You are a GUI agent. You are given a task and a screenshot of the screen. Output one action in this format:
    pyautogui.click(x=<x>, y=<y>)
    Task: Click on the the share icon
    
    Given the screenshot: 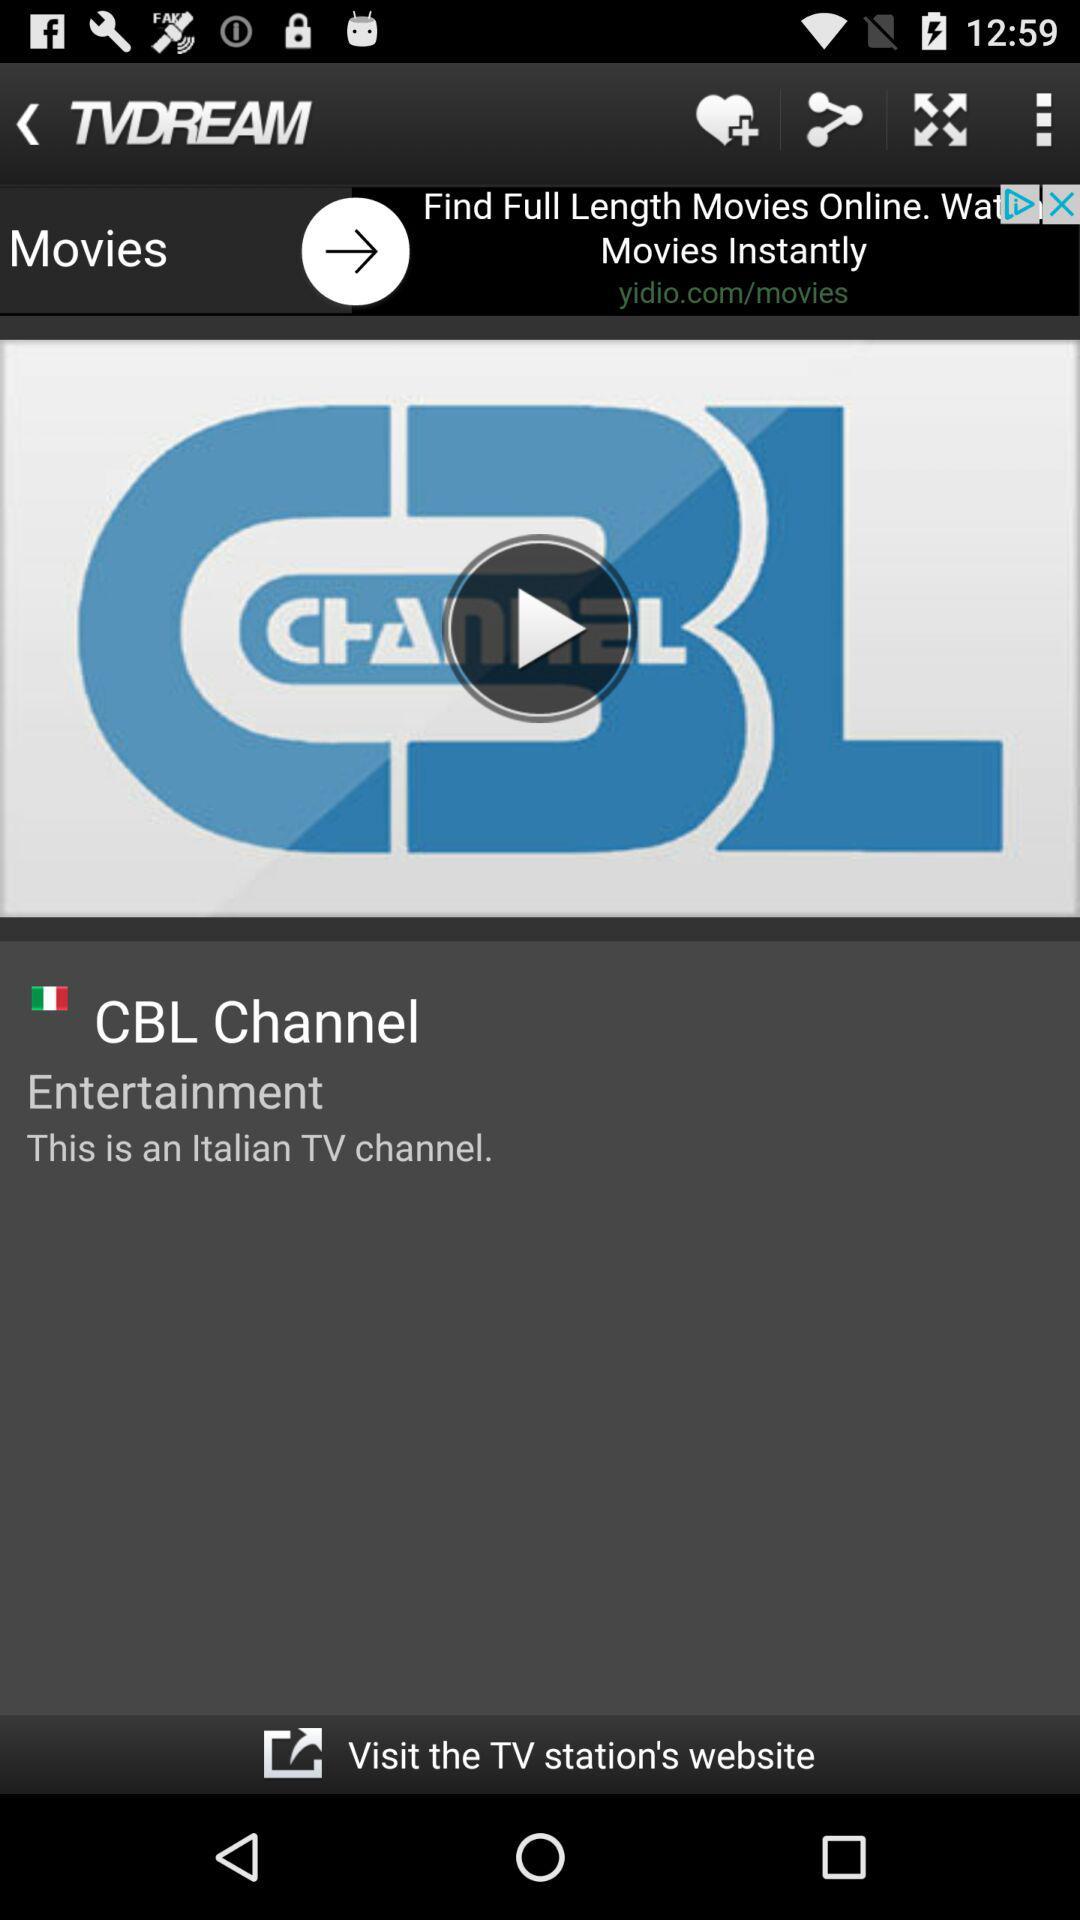 What is the action you would take?
    pyautogui.click(x=292, y=1876)
    